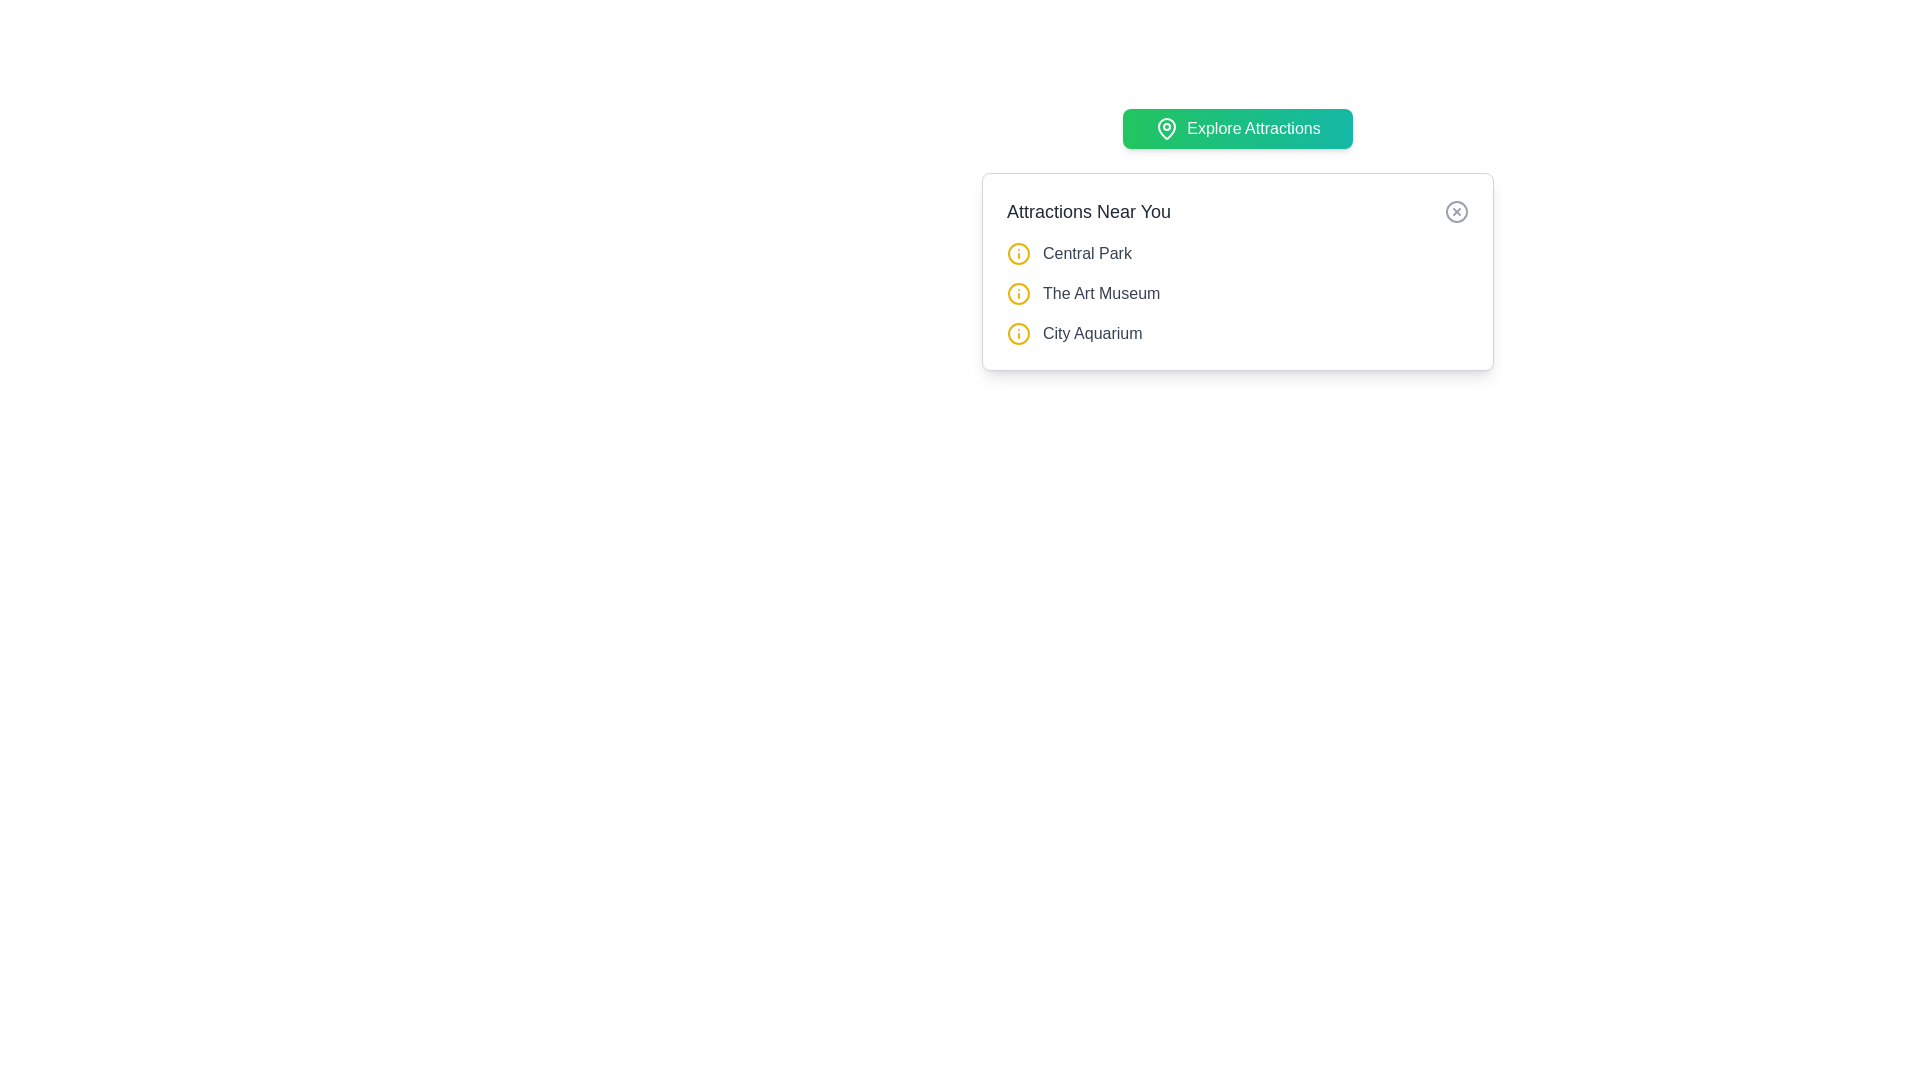 The height and width of the screenshot is (1080, 1920). What do you see at coordinates (1100, 293) in the screenshot?
I see `the non-interactive text label representing 'The Art Museum' located in the attractions list under 'Attractions Near You.'` at bounding box center [1100, 293].